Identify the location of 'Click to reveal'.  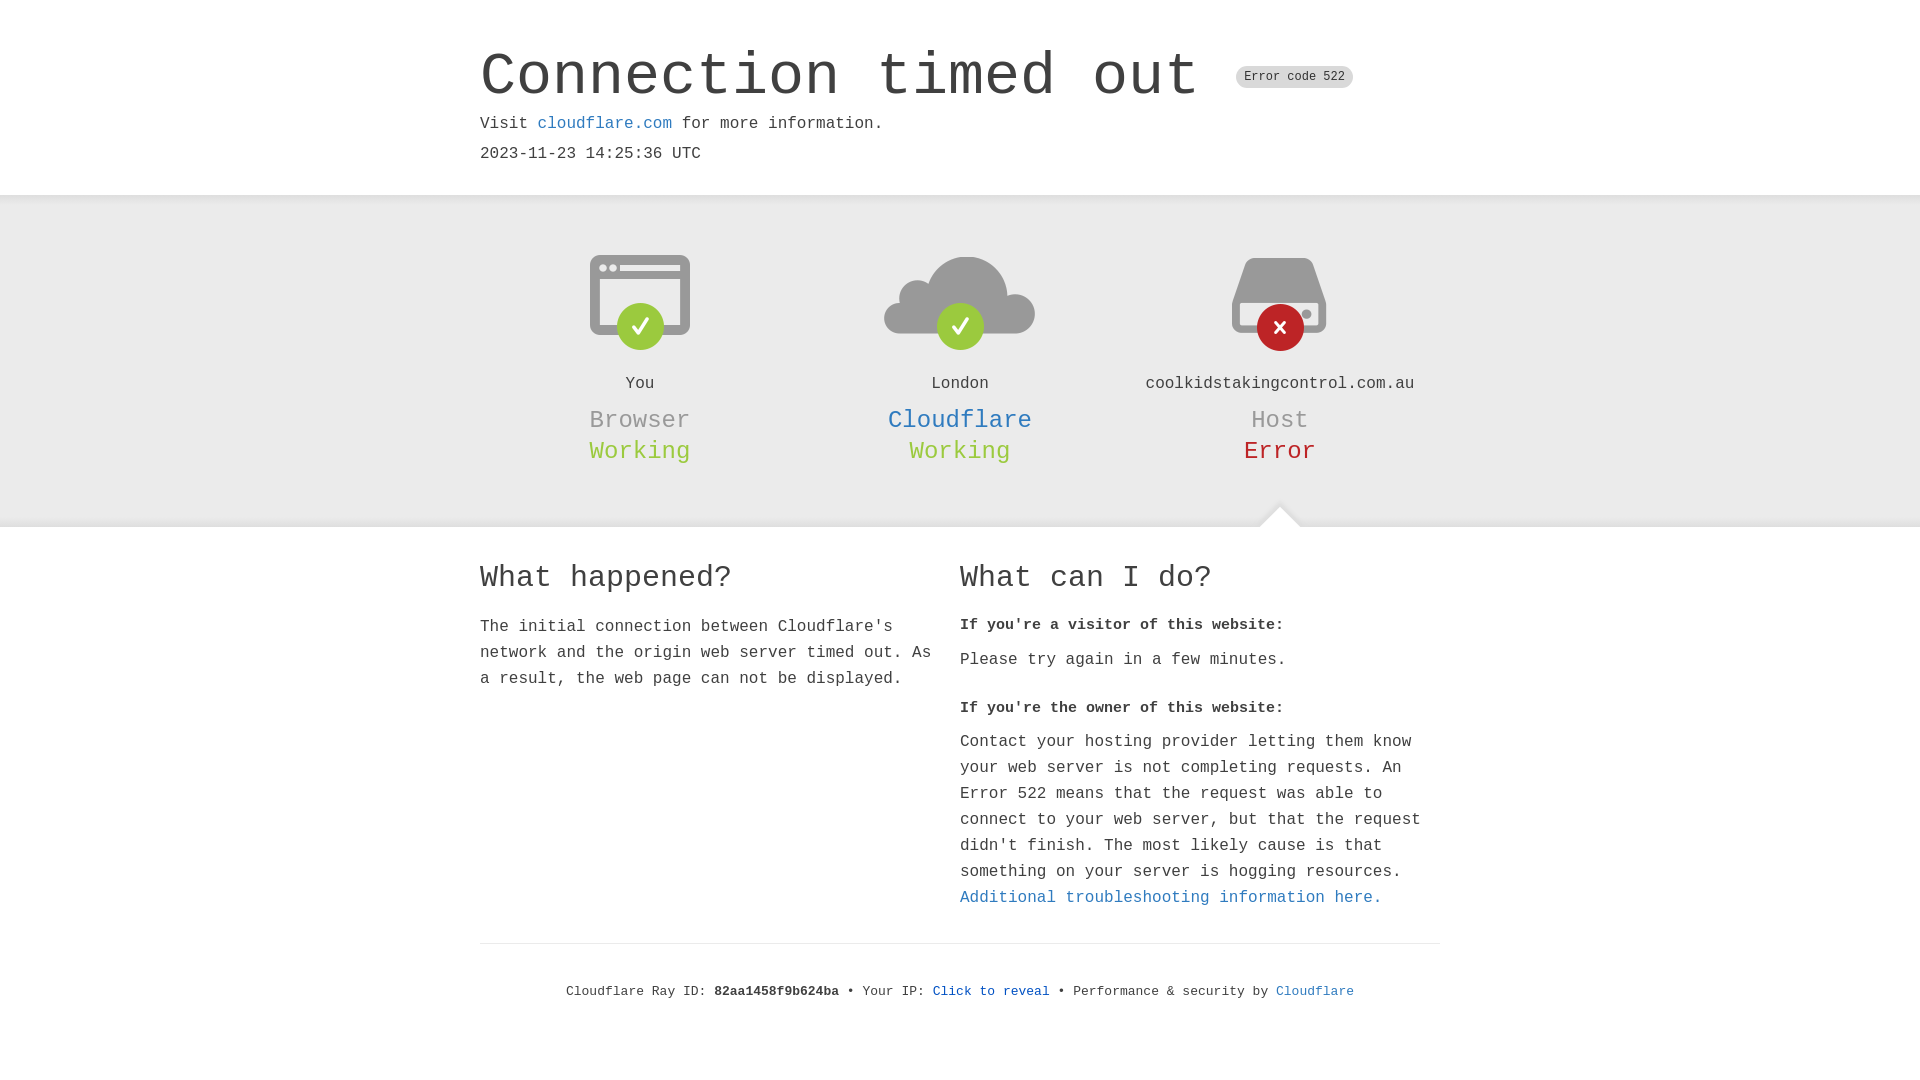
(931, 991).